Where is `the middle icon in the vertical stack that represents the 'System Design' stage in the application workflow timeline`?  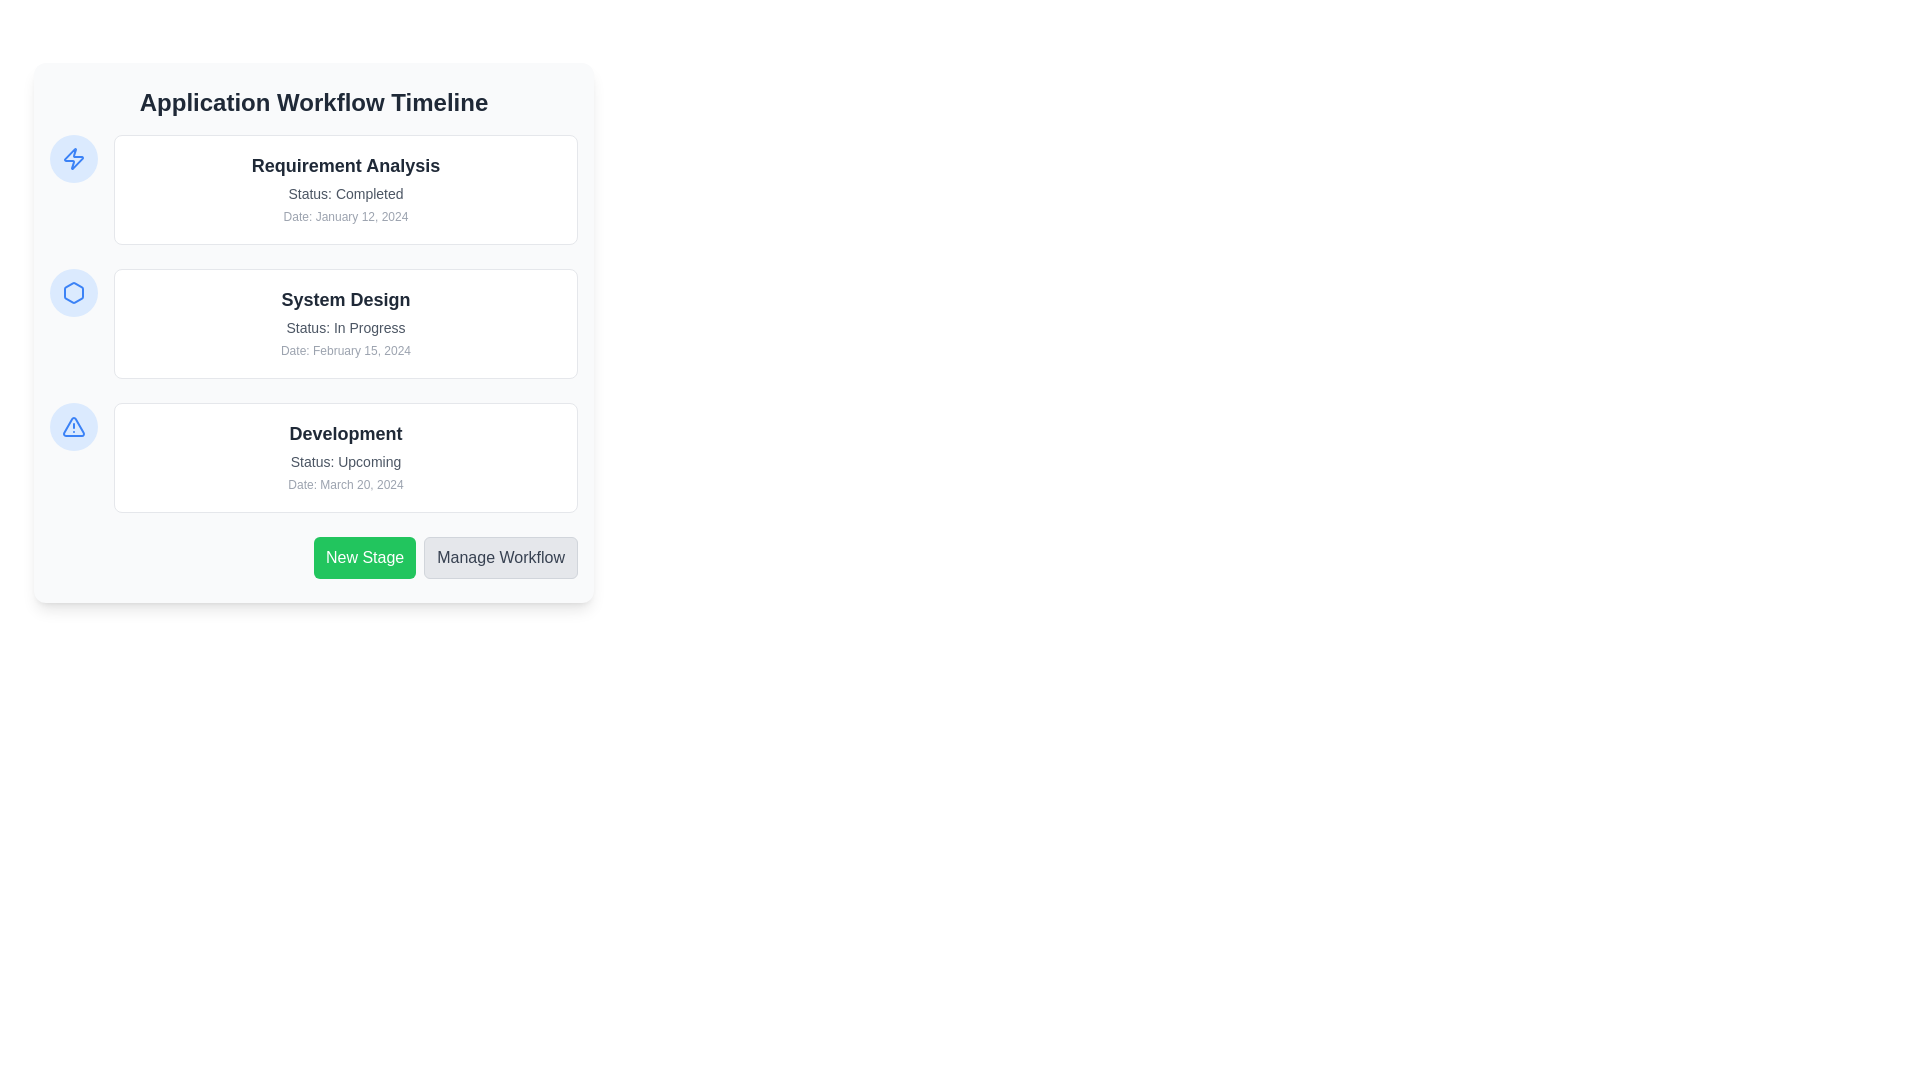
the middle icon in the vertical stack that represents the 'System Design' stage in the application workflow timeline is located at coordinates (73, 293).